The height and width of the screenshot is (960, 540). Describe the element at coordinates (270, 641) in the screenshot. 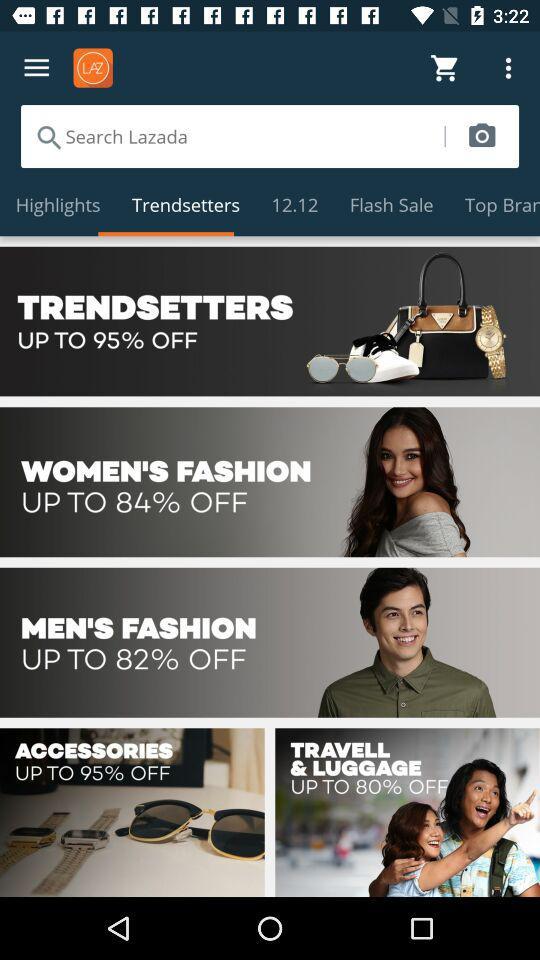

I see `advertisement` at that location.